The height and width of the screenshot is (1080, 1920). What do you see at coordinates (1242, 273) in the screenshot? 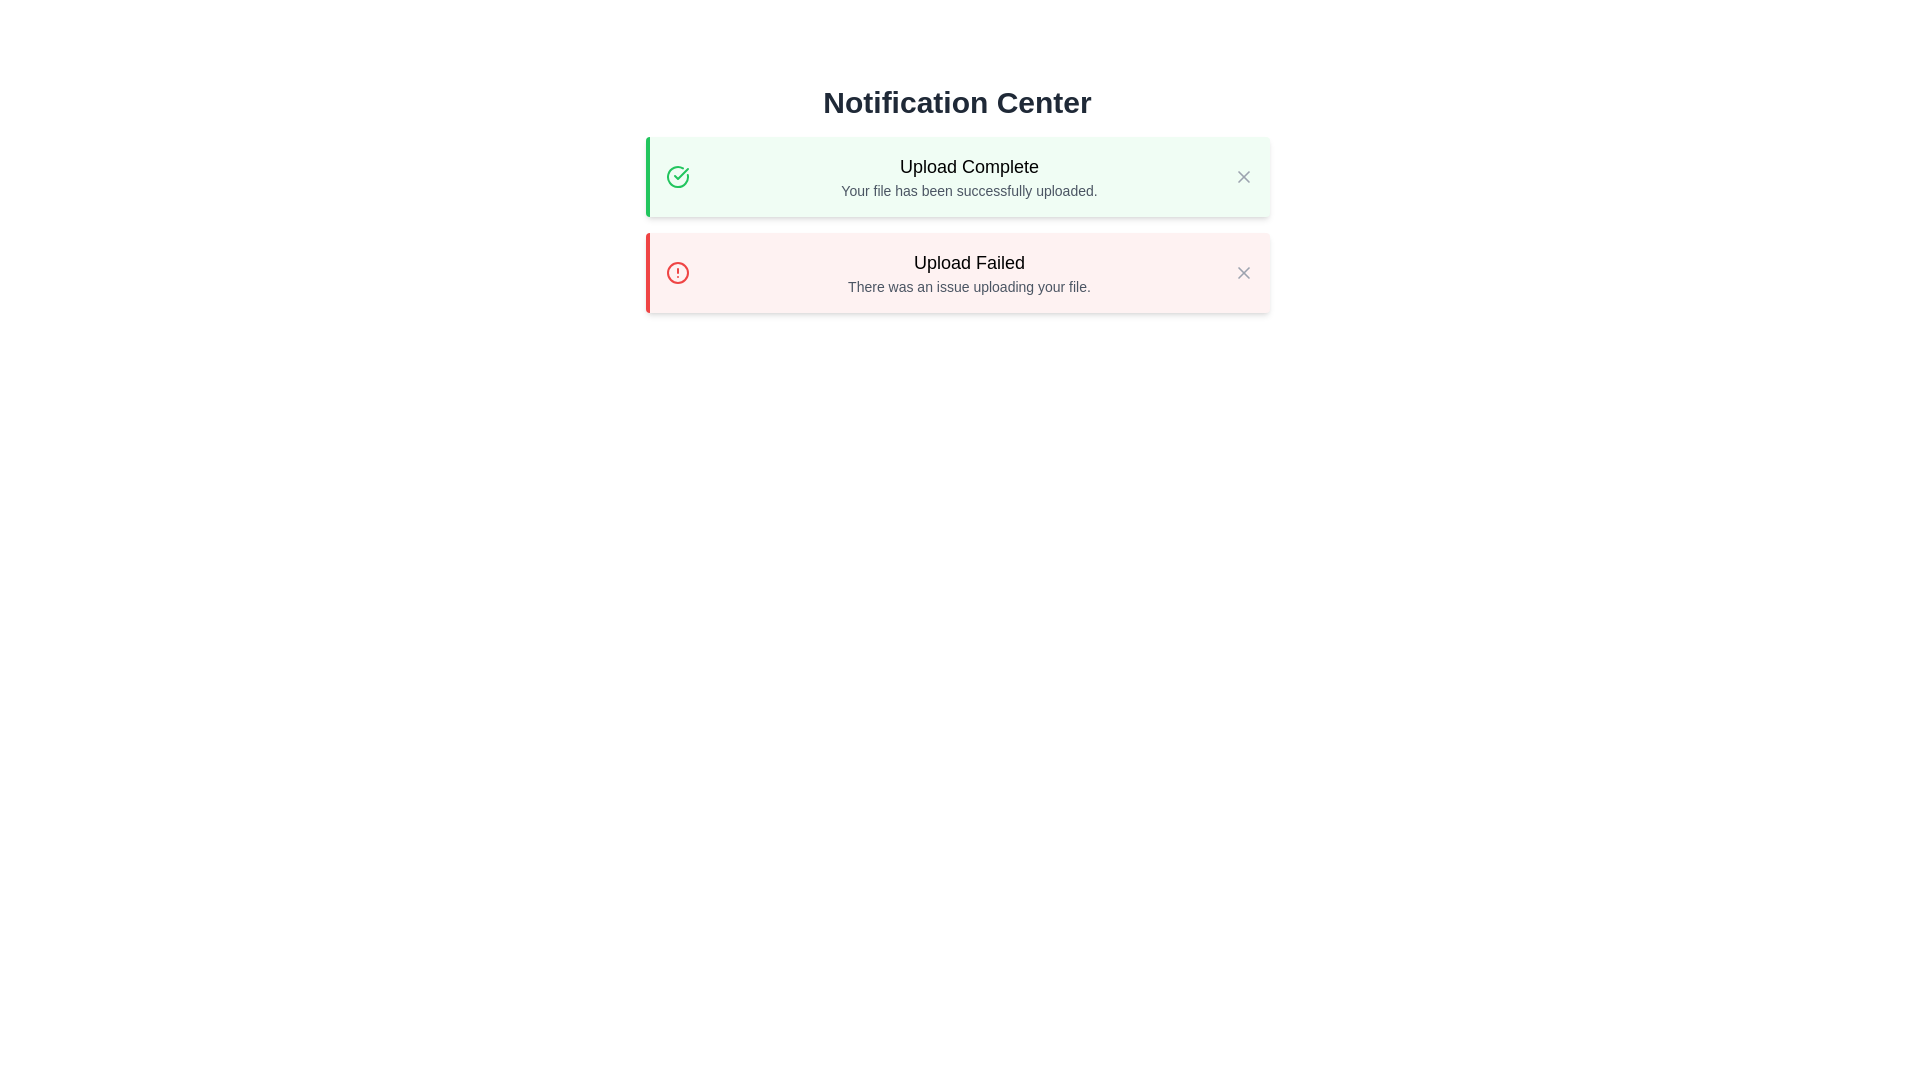
I see `the small 'X' close button in the top-right corner of the 'Upload Failed' notification box to change its color` at bounding box center [1242, 273].